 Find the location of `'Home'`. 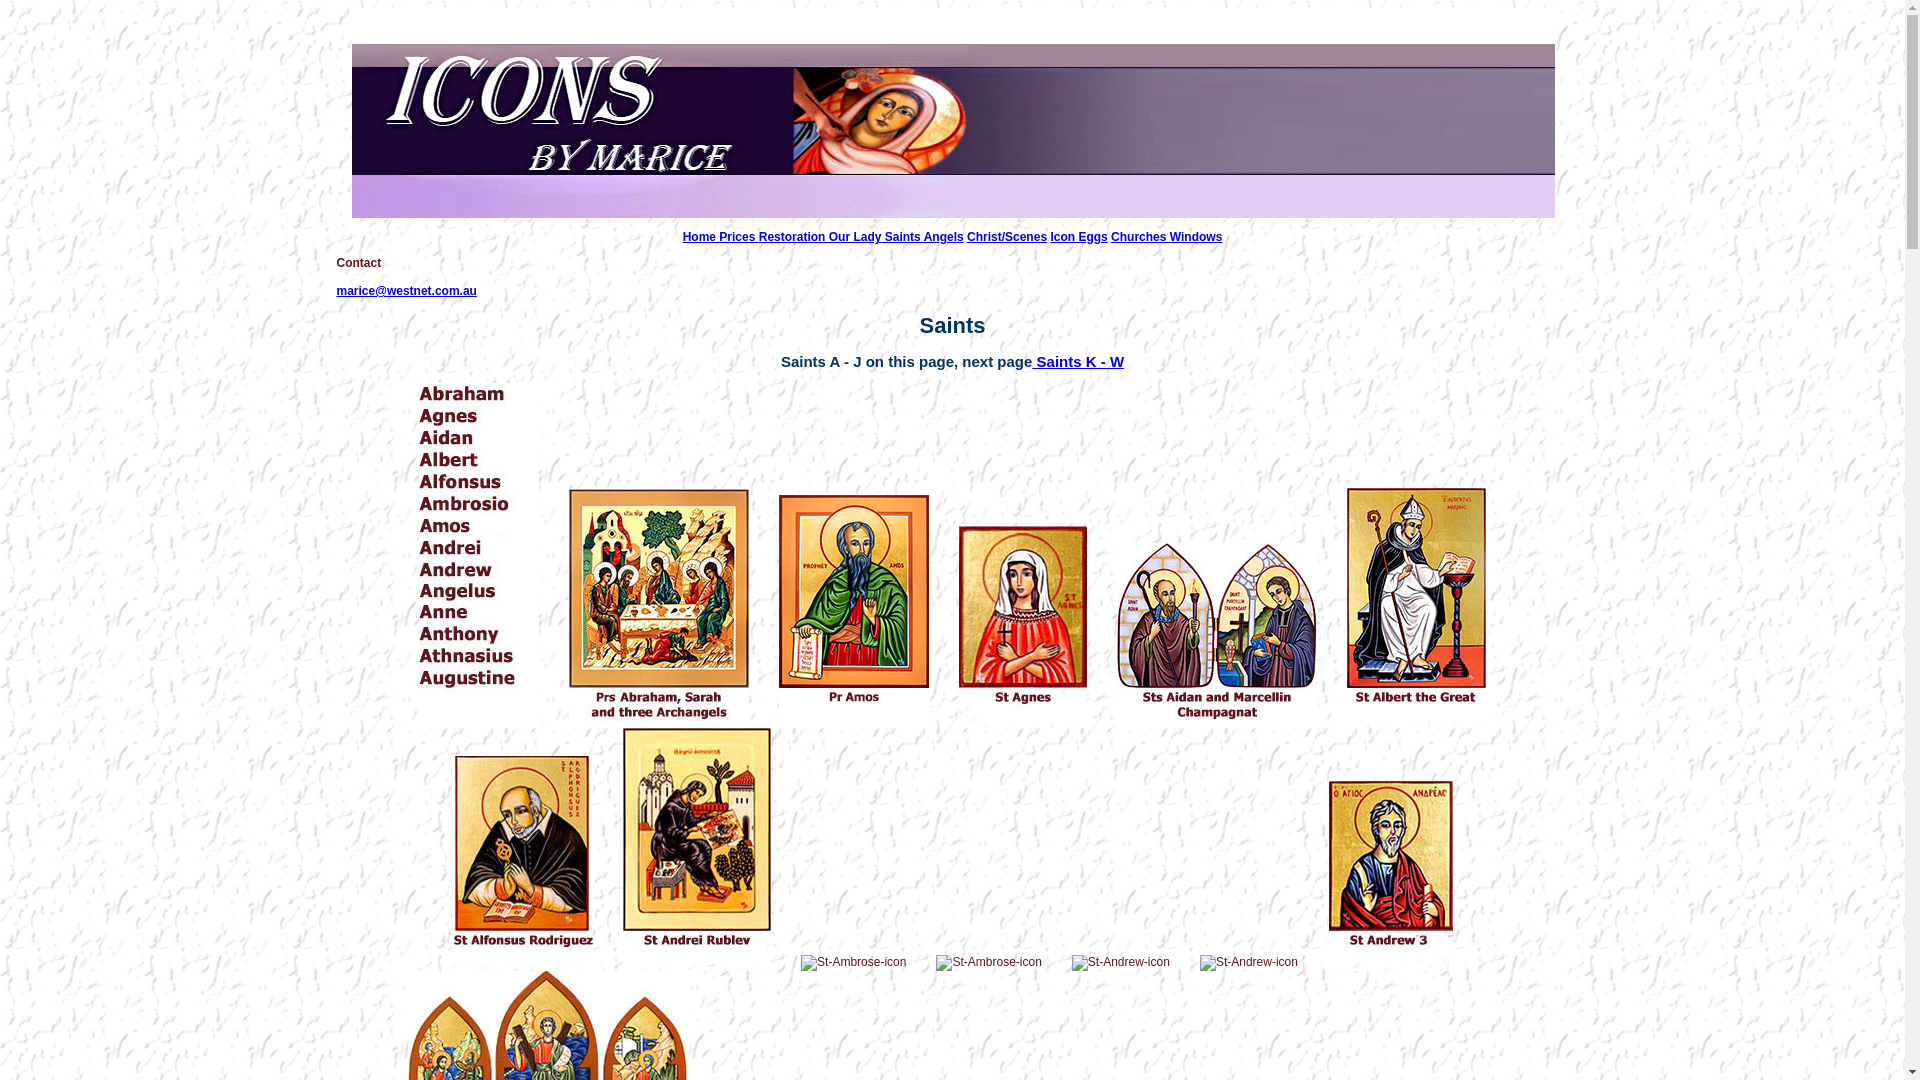

'Home' is located at coordinates (701, 235).